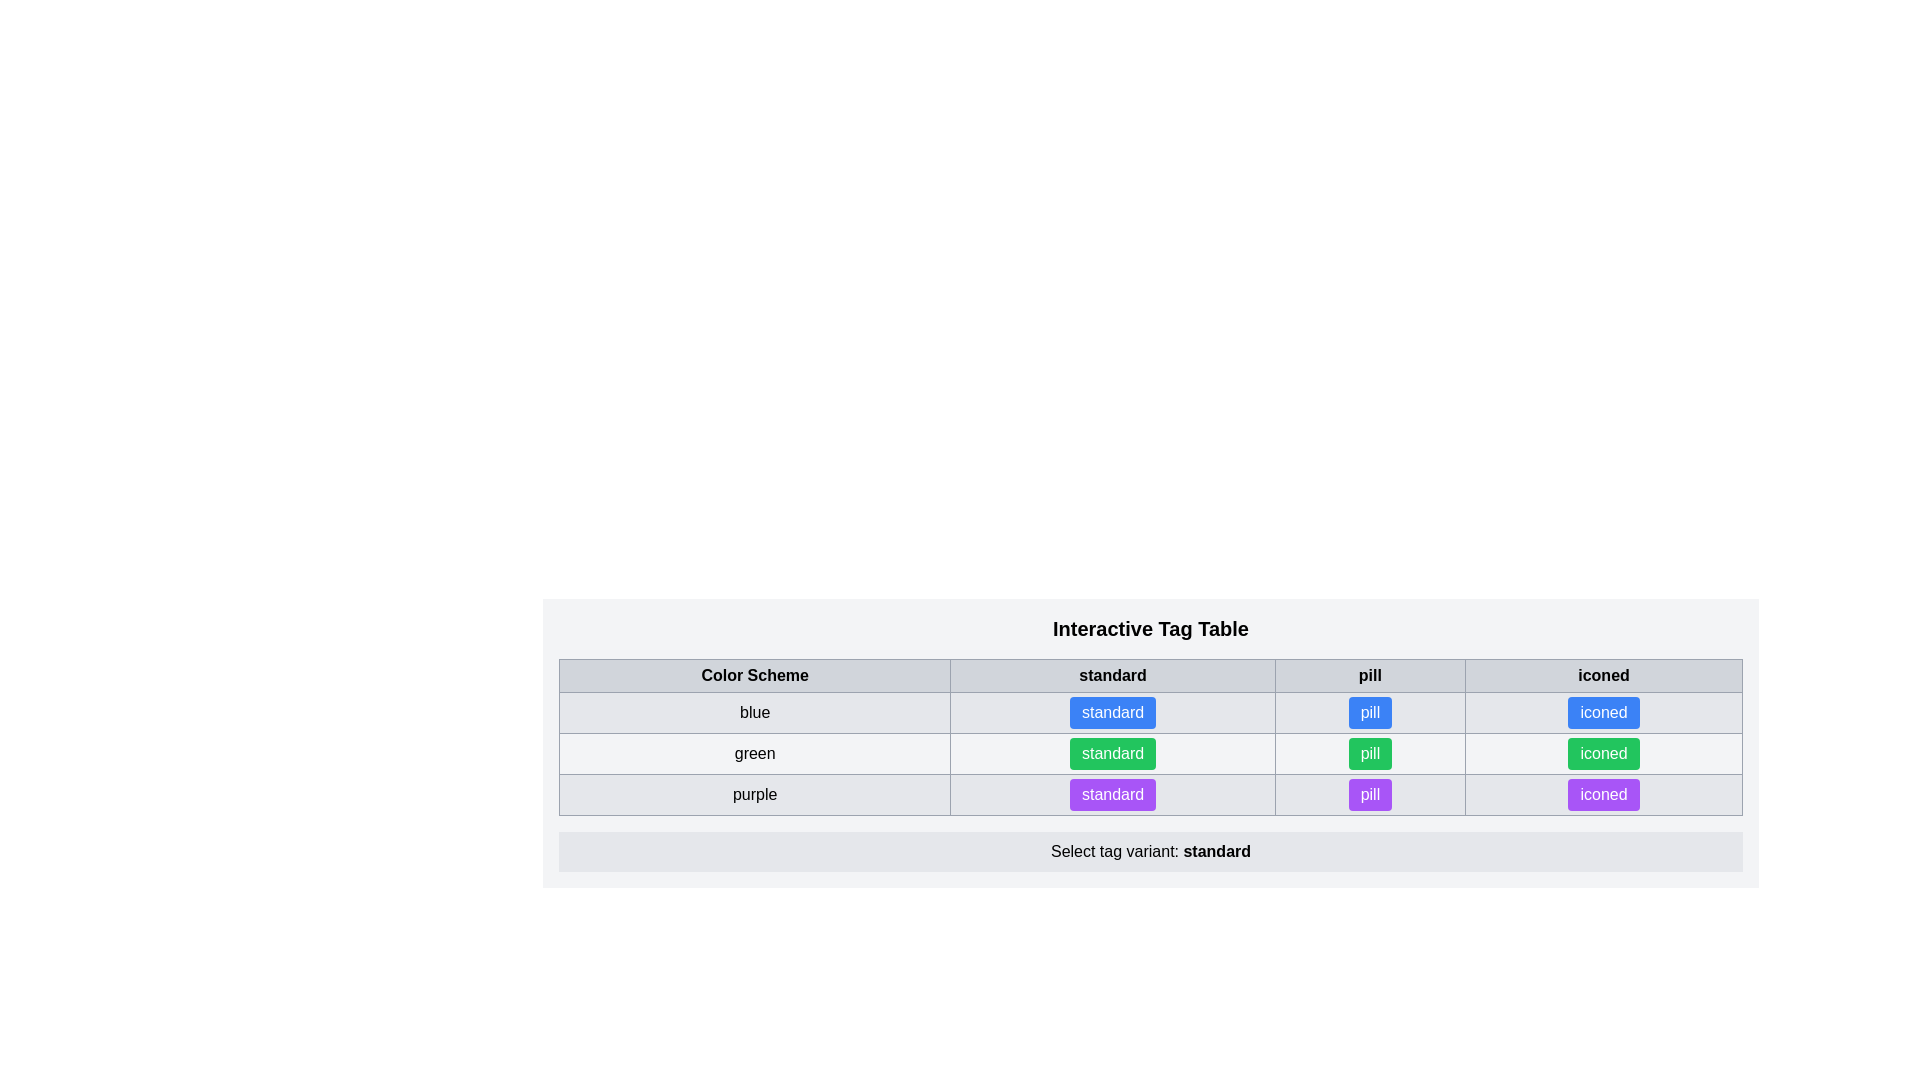 This screenshot has width=1920, height=1080. I want to click on the rectangular text cell containing the text 'blue' in the first cell of the second row under the 'Color Scheme' column, so click(754, 712).